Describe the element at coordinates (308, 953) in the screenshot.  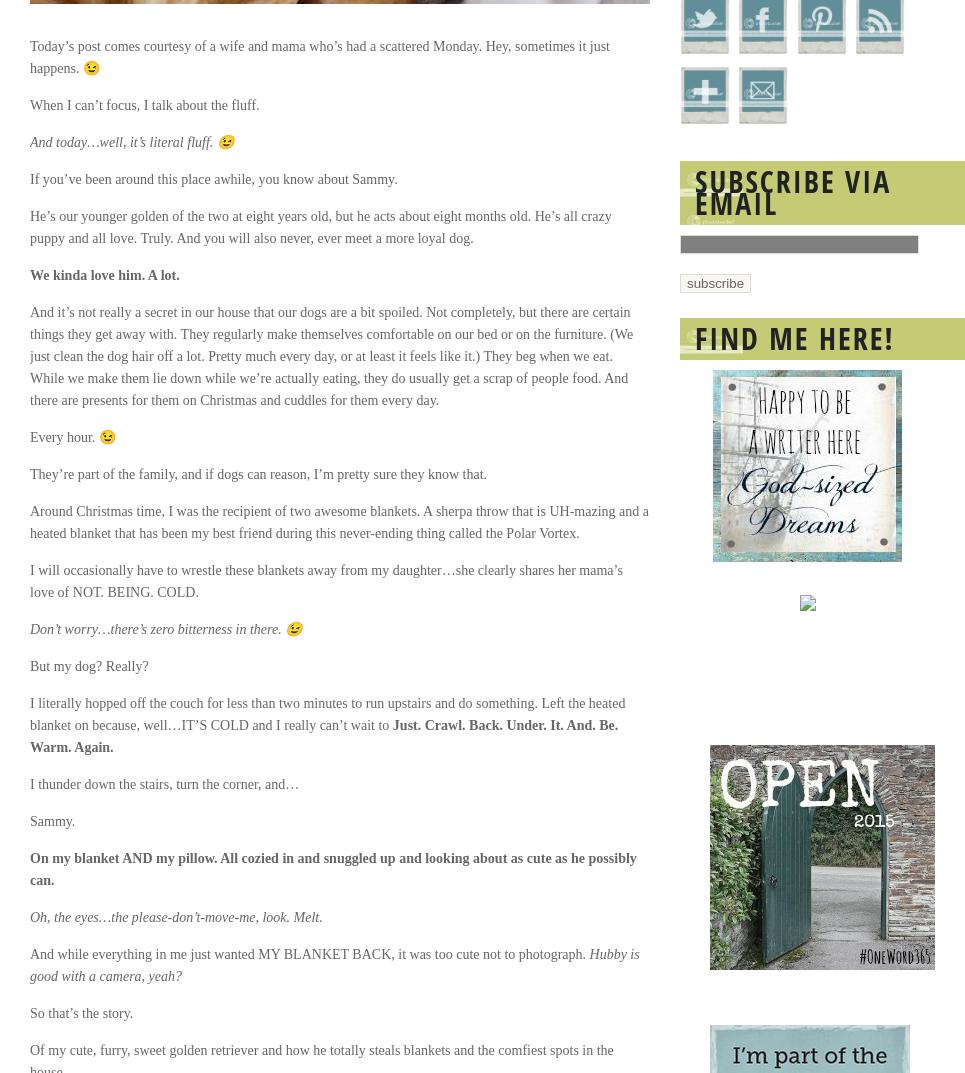
I see `'And while everything in me just wanted MY BLANKET BACK, it was too cute not to photograph.'` at that location.